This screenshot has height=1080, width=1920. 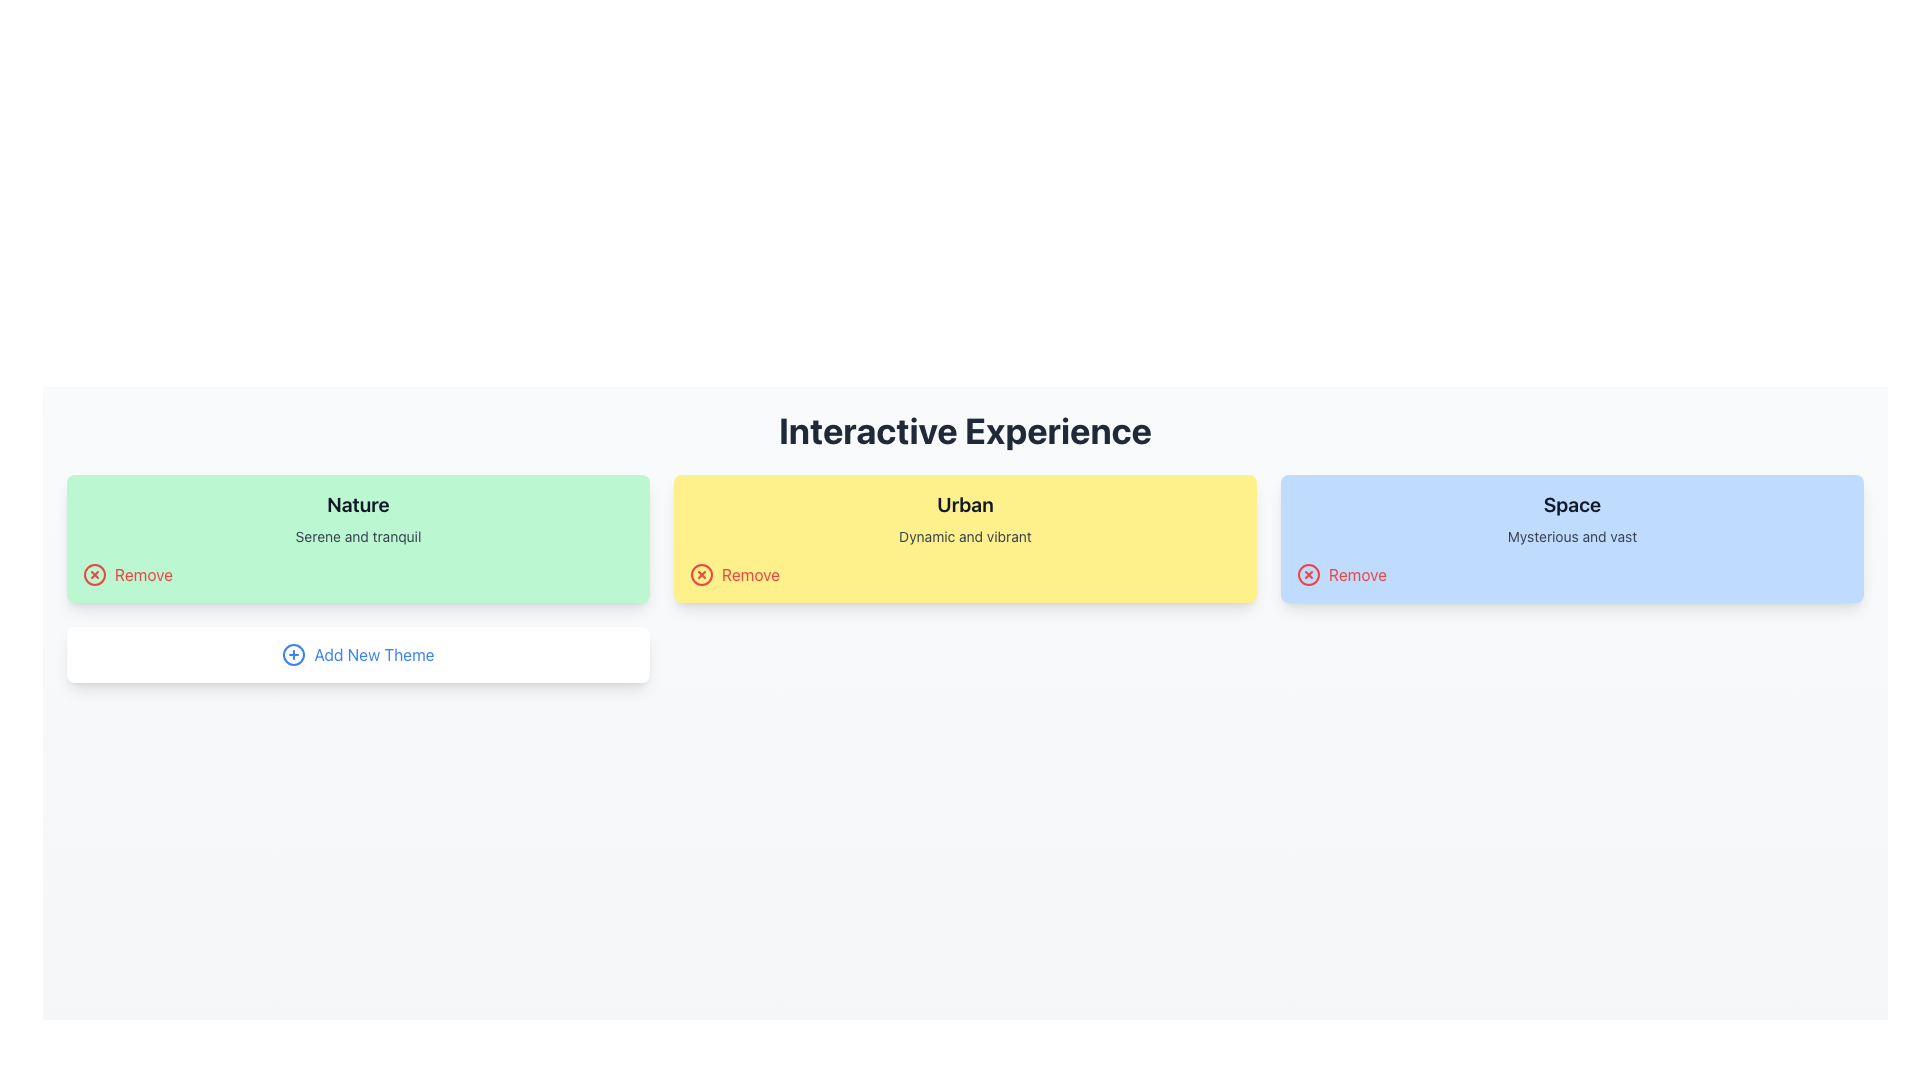 What do you see at coordinates (1358, 574) in the screenshot?
I see `the static text label indicating the action to remove the associated component, located at the far-right of the 'Space' card, directly to the right of the red circular icon with a white cross` at bounding box center [1358, 574].